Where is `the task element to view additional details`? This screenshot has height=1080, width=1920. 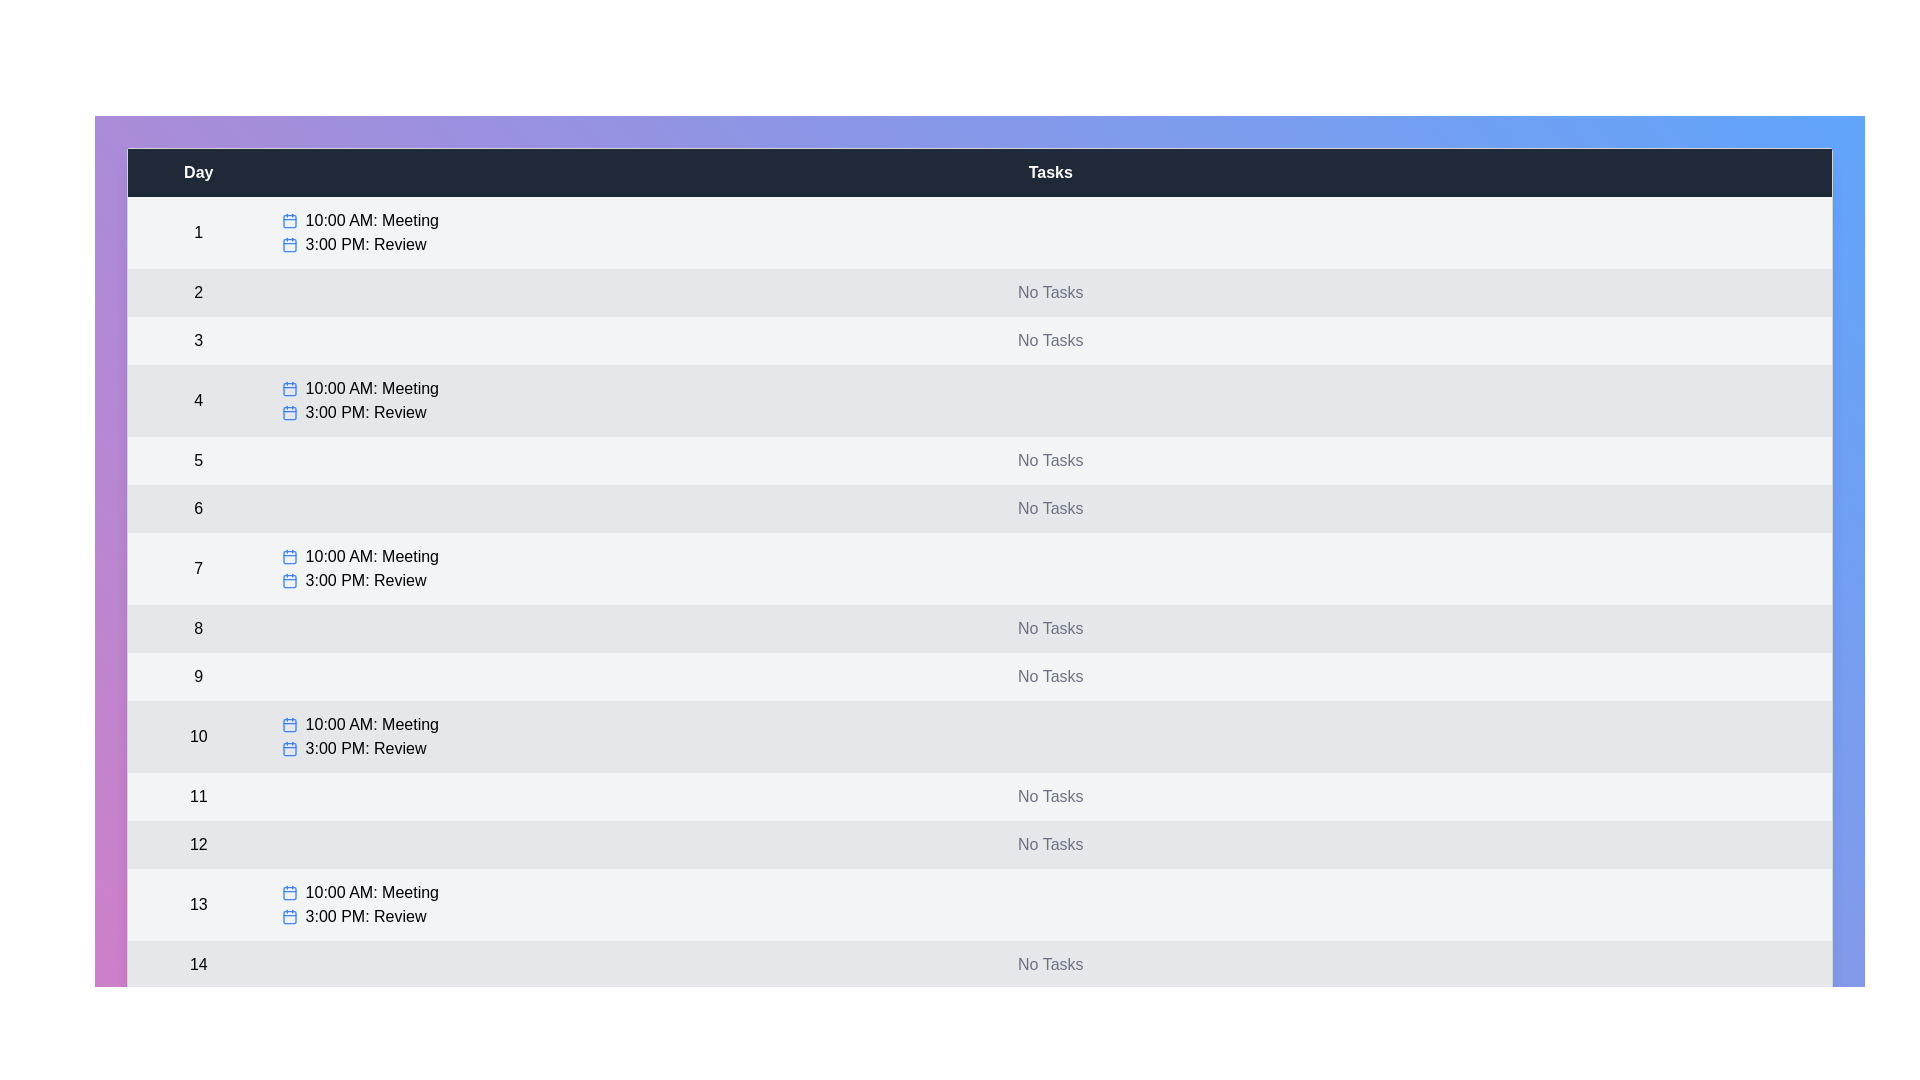
the task element to view additional details is located at coordinates (287, 220).